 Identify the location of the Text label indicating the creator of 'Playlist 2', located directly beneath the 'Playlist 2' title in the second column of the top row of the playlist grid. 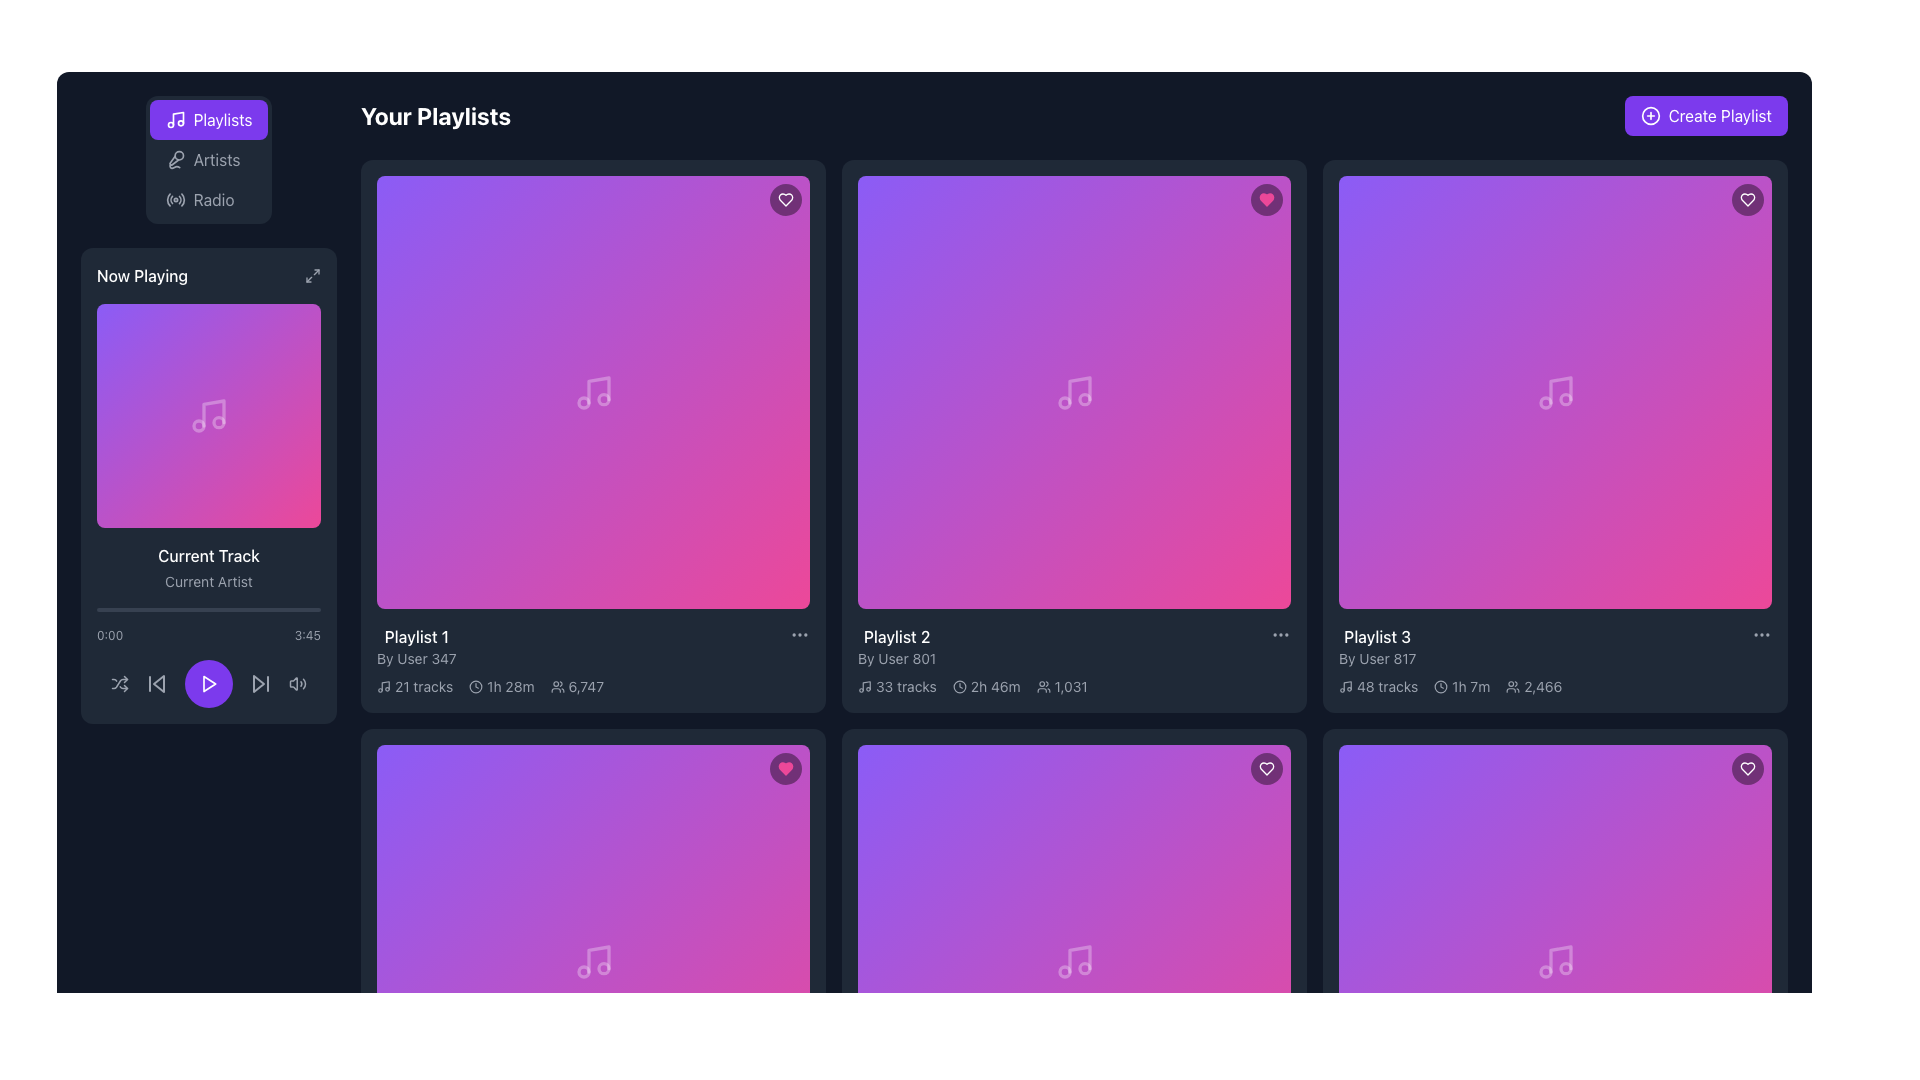
(896, 659).